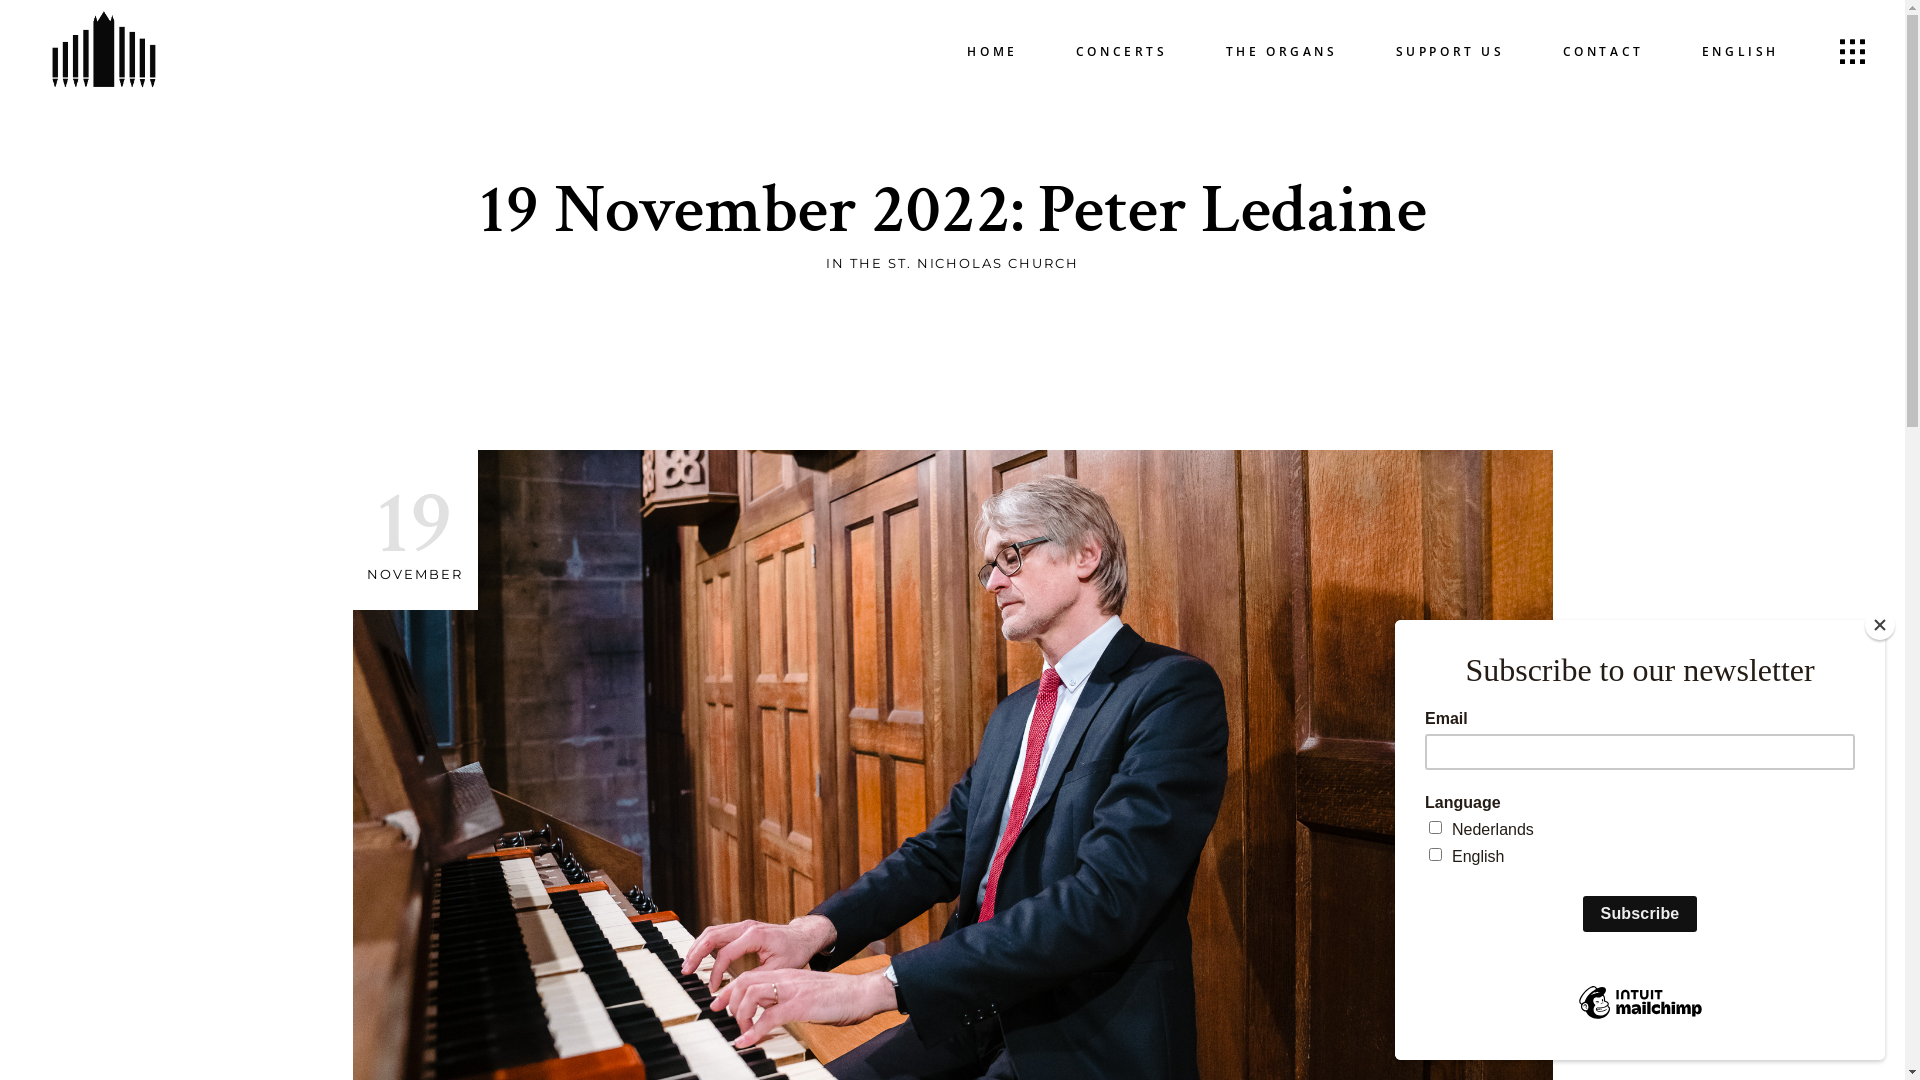  What do you see at coordinates (1450, 49) in the screenshot?
I see `'SUPPORT US'` at bounding box center [1450, 49].